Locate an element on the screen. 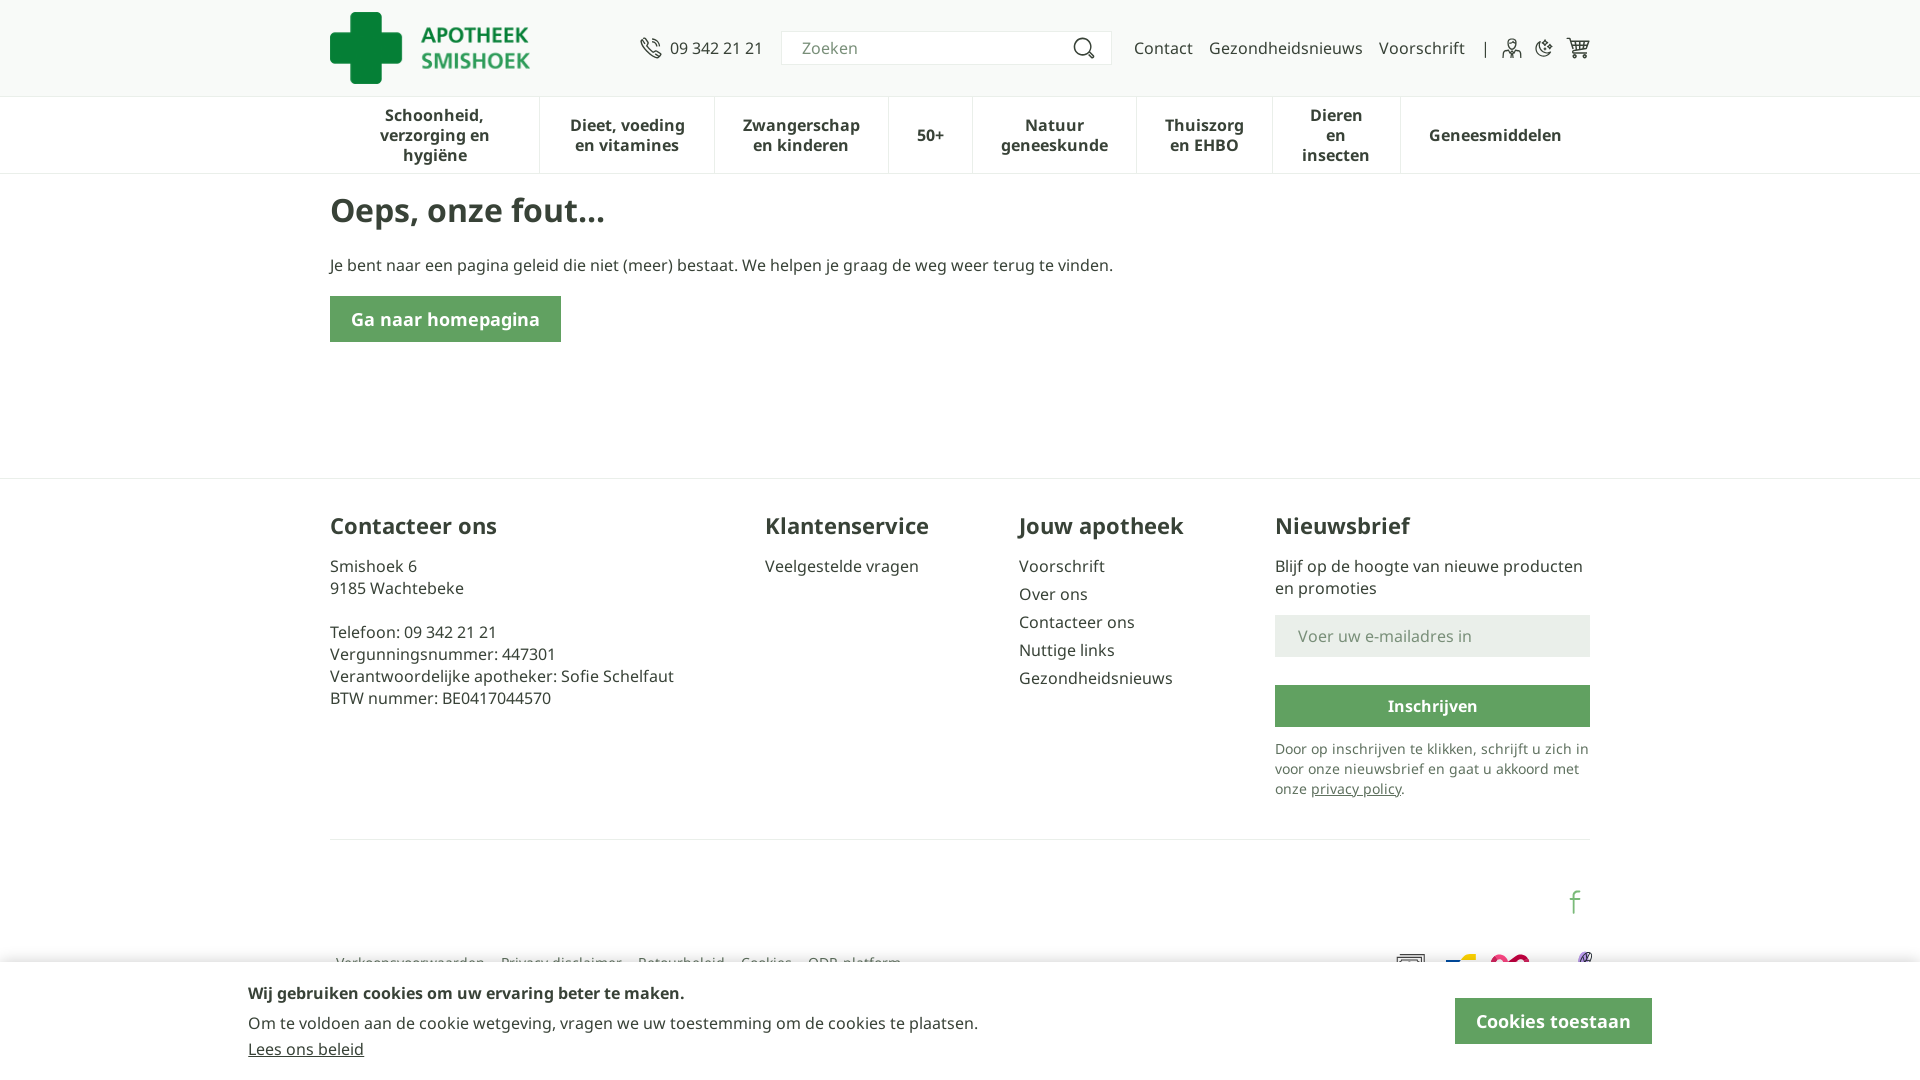 This screenshot has width=1920, height=1080. 'Ga naar homepagina' is located at coordinates (444, 318).